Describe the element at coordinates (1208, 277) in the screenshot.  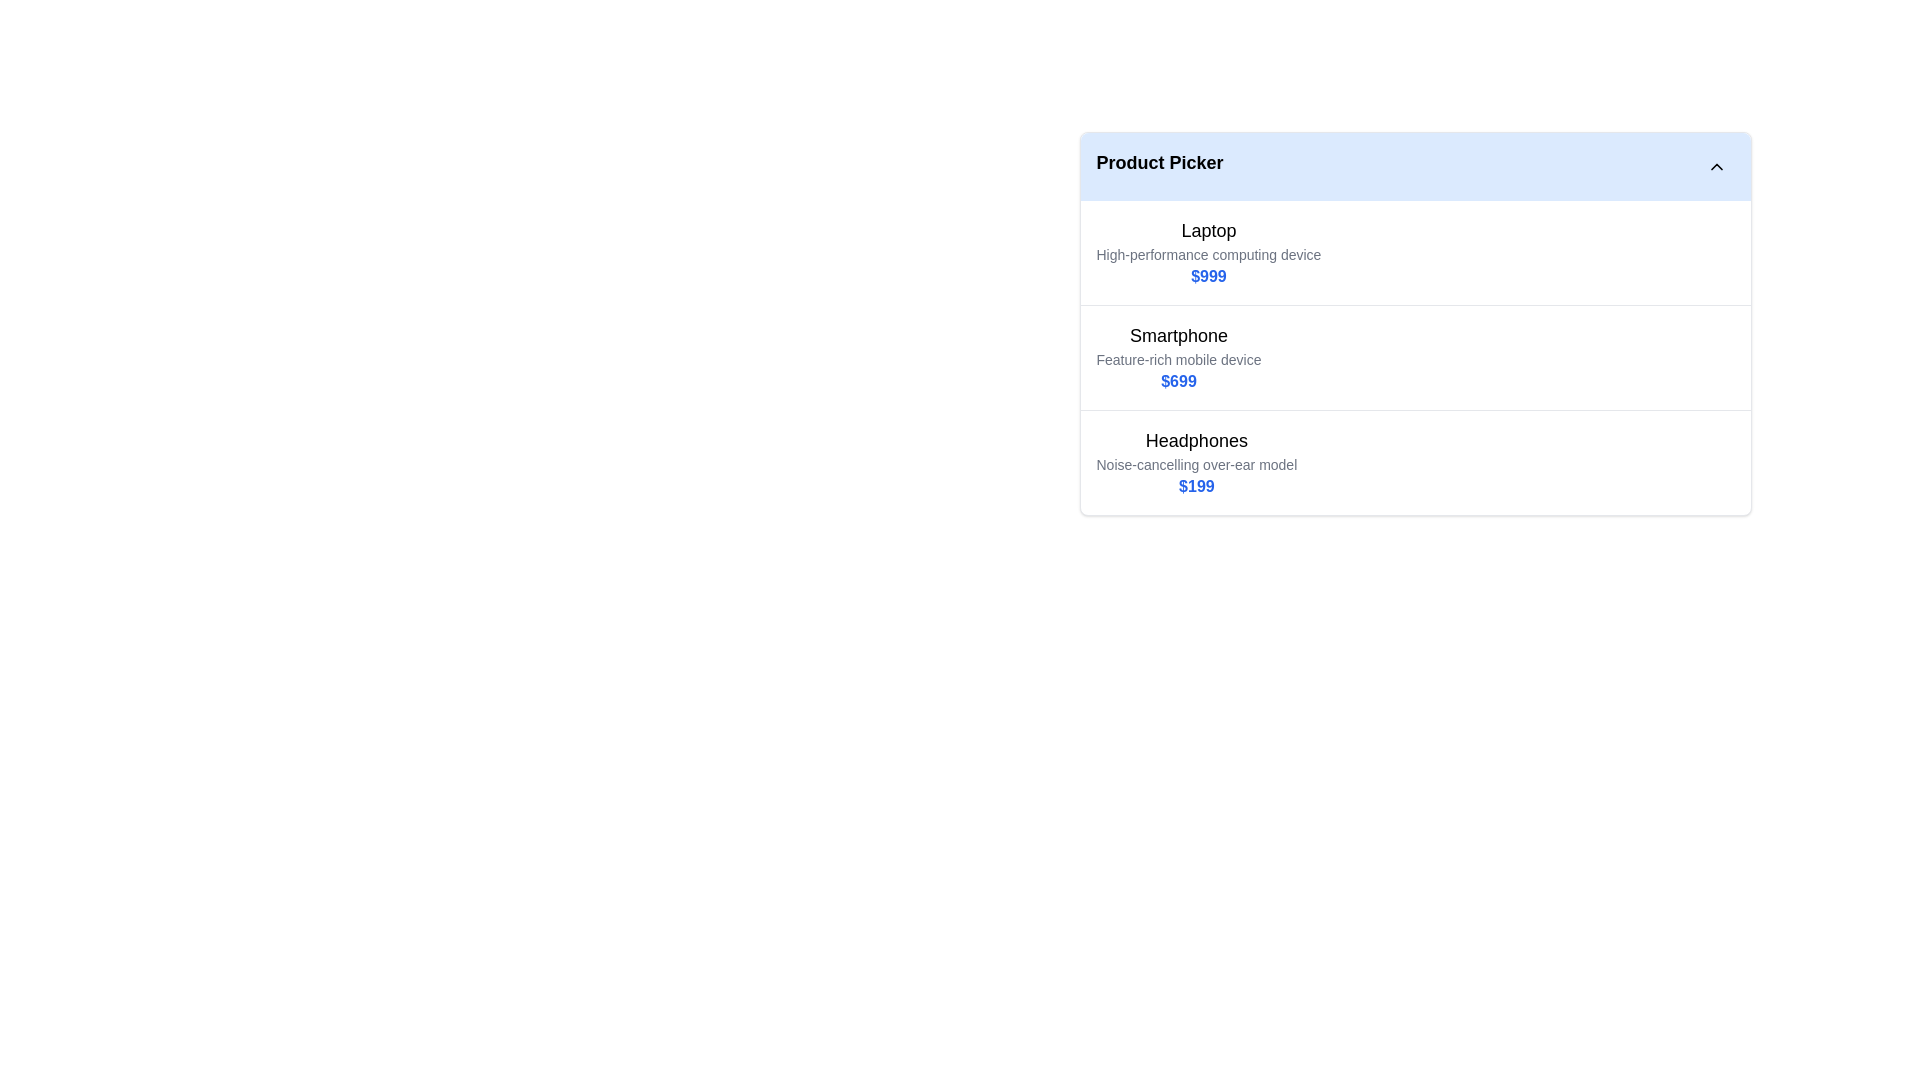
I see `the static text displaying the price of the laptop, located under 'High-performance computing device' and 'Laptop' in the 'Product Picker' section` at that location.